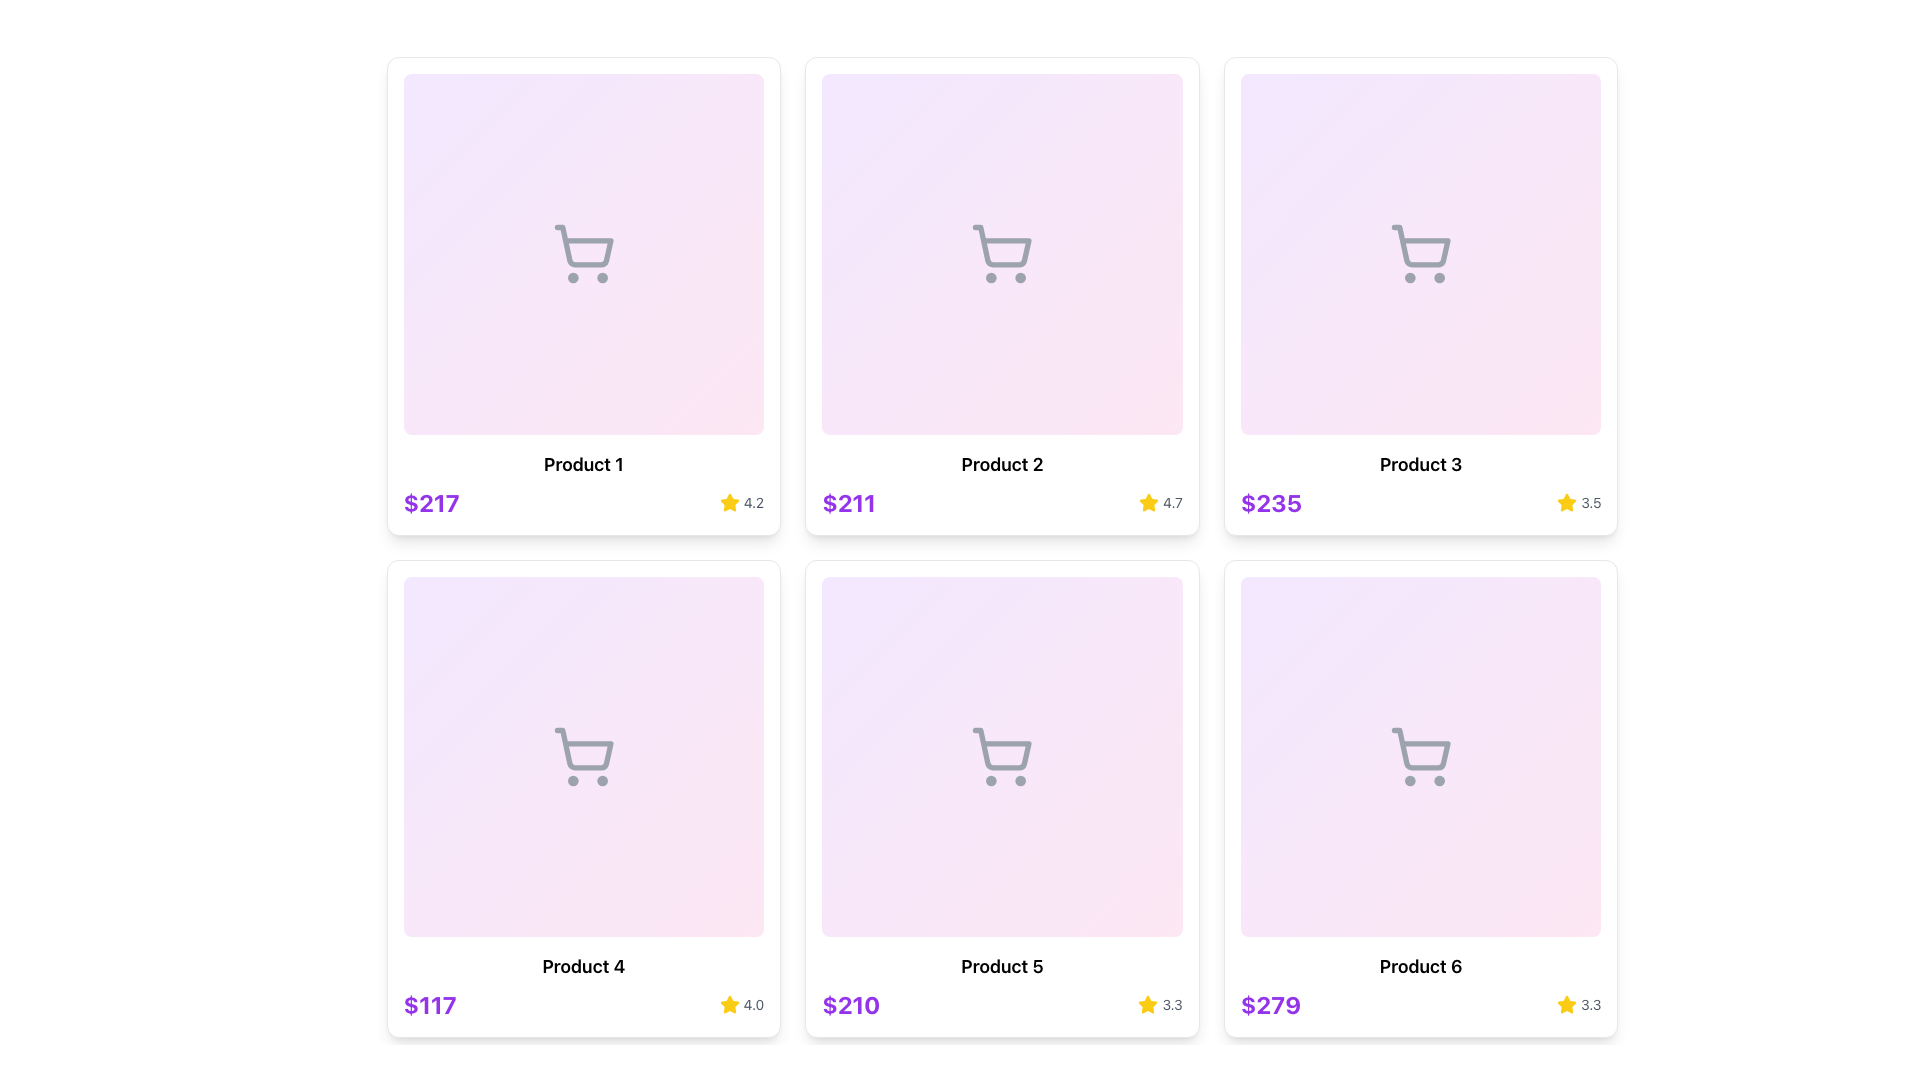  What do you see at coordinates (1420, 253) in the screenshot?
I see `the shopping cart icon, which is styled with a gray stroke on a transparent background, located in the third product card above the text label 'Product 3'` at bounding box center [1420, 253].